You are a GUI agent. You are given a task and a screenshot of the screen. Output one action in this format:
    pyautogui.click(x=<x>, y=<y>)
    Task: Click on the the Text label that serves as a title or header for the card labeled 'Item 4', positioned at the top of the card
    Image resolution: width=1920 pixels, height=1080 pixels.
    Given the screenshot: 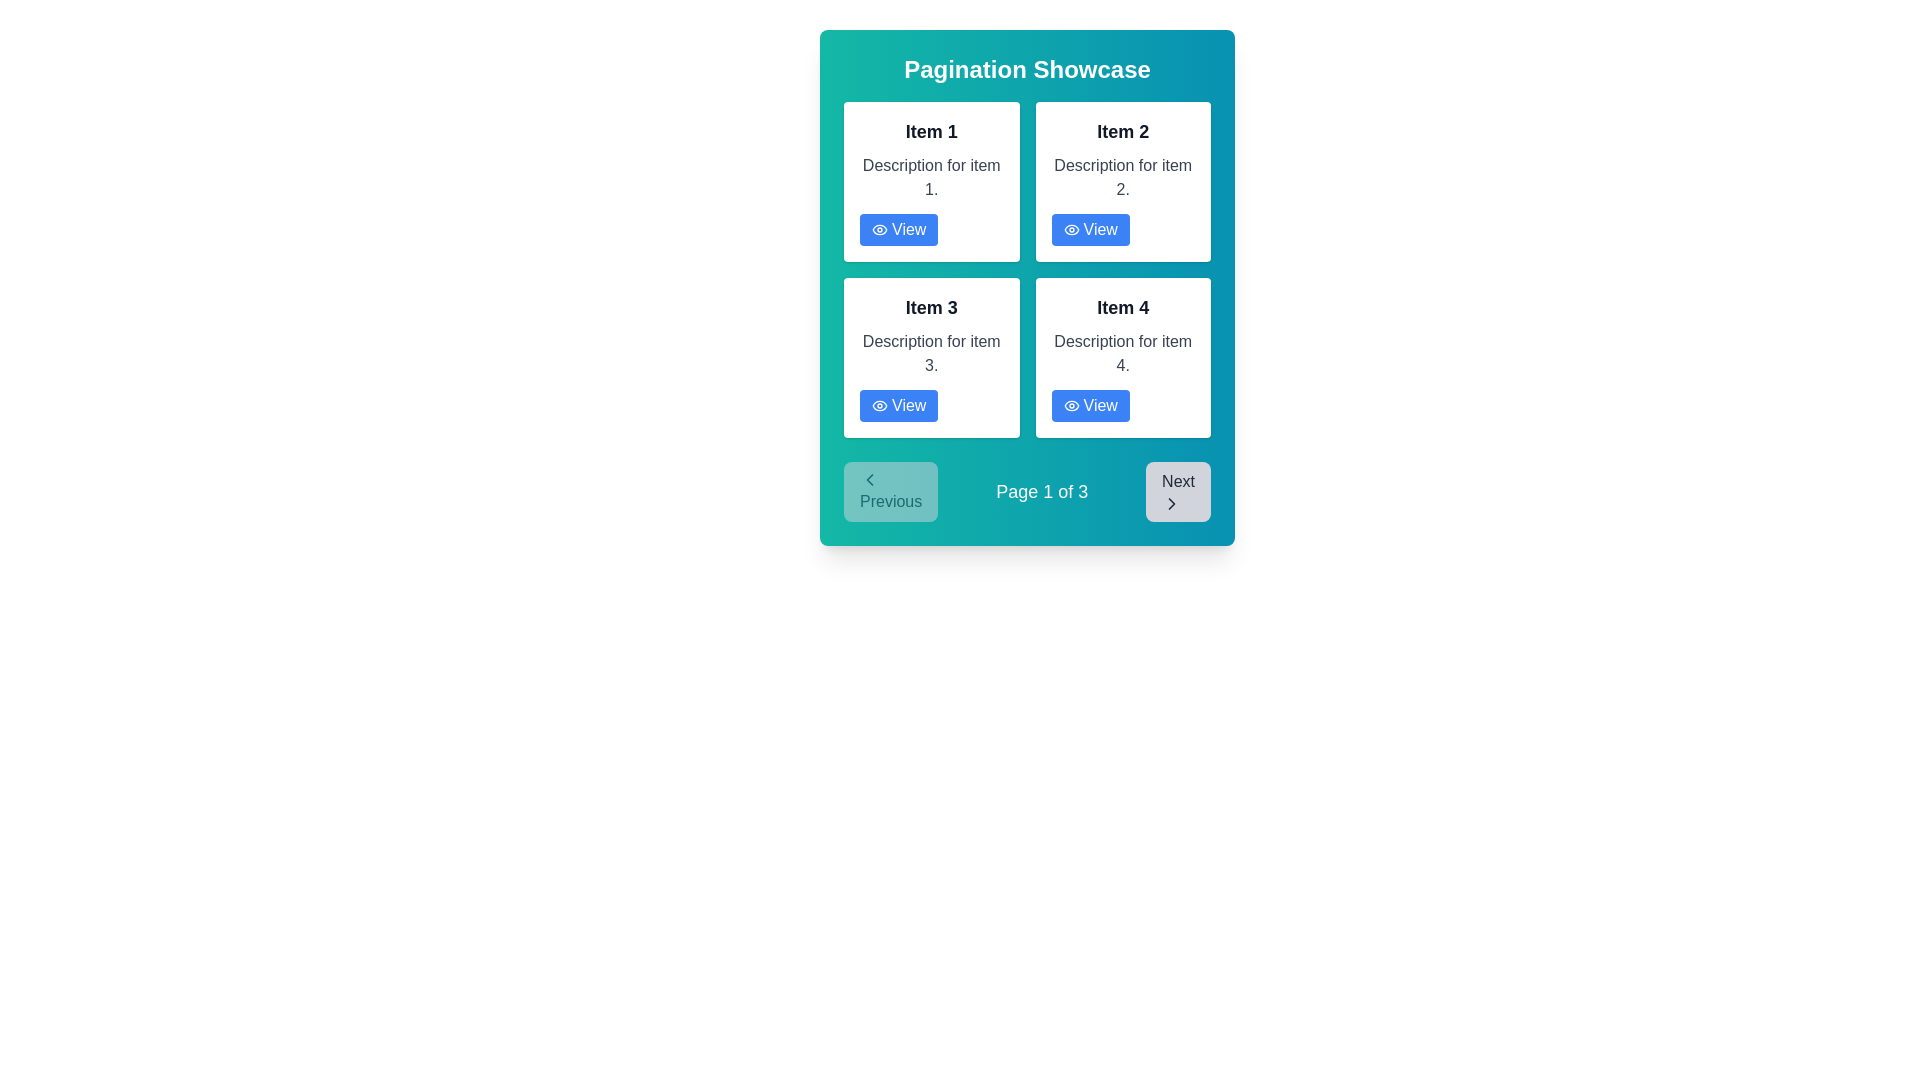 What is the action you would take?
    pyautogui.click(x=1123, y=308)
    